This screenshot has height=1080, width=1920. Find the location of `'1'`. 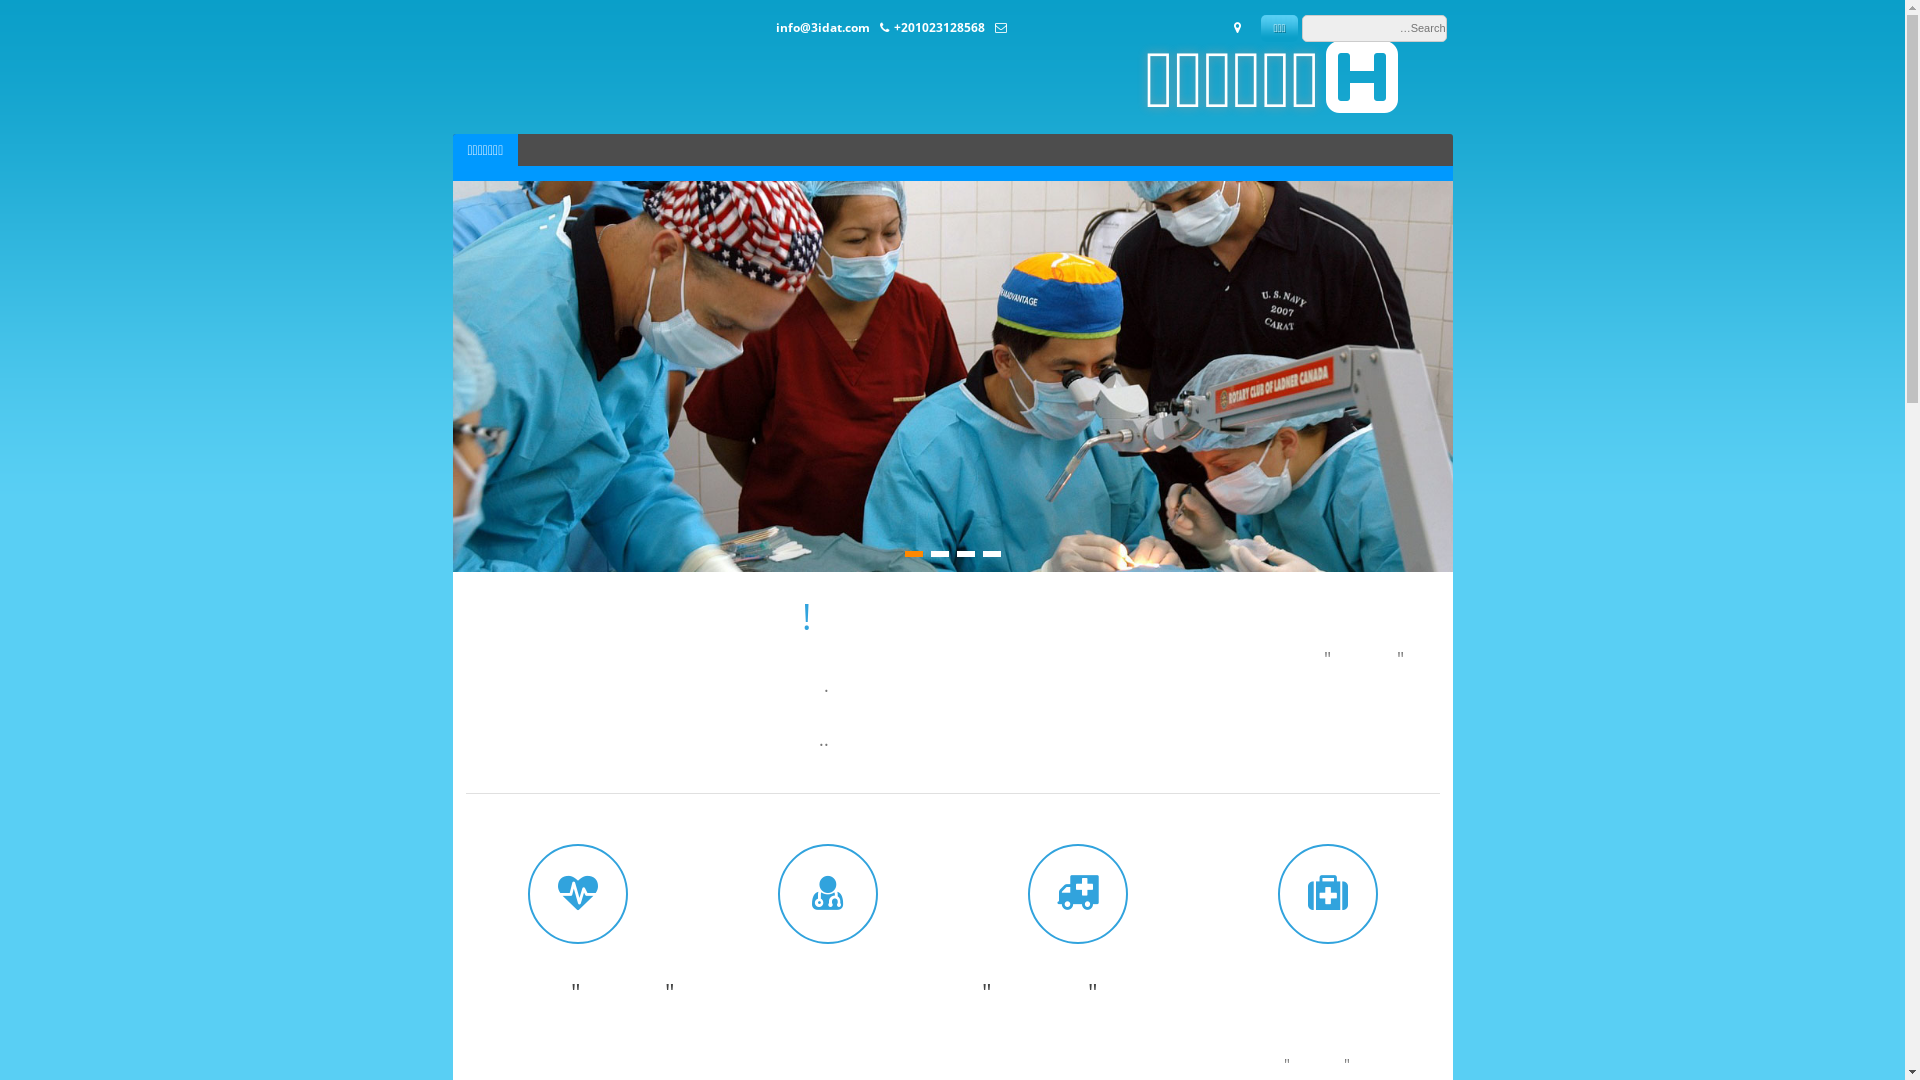

'1' is located at coordinates (990, 554).